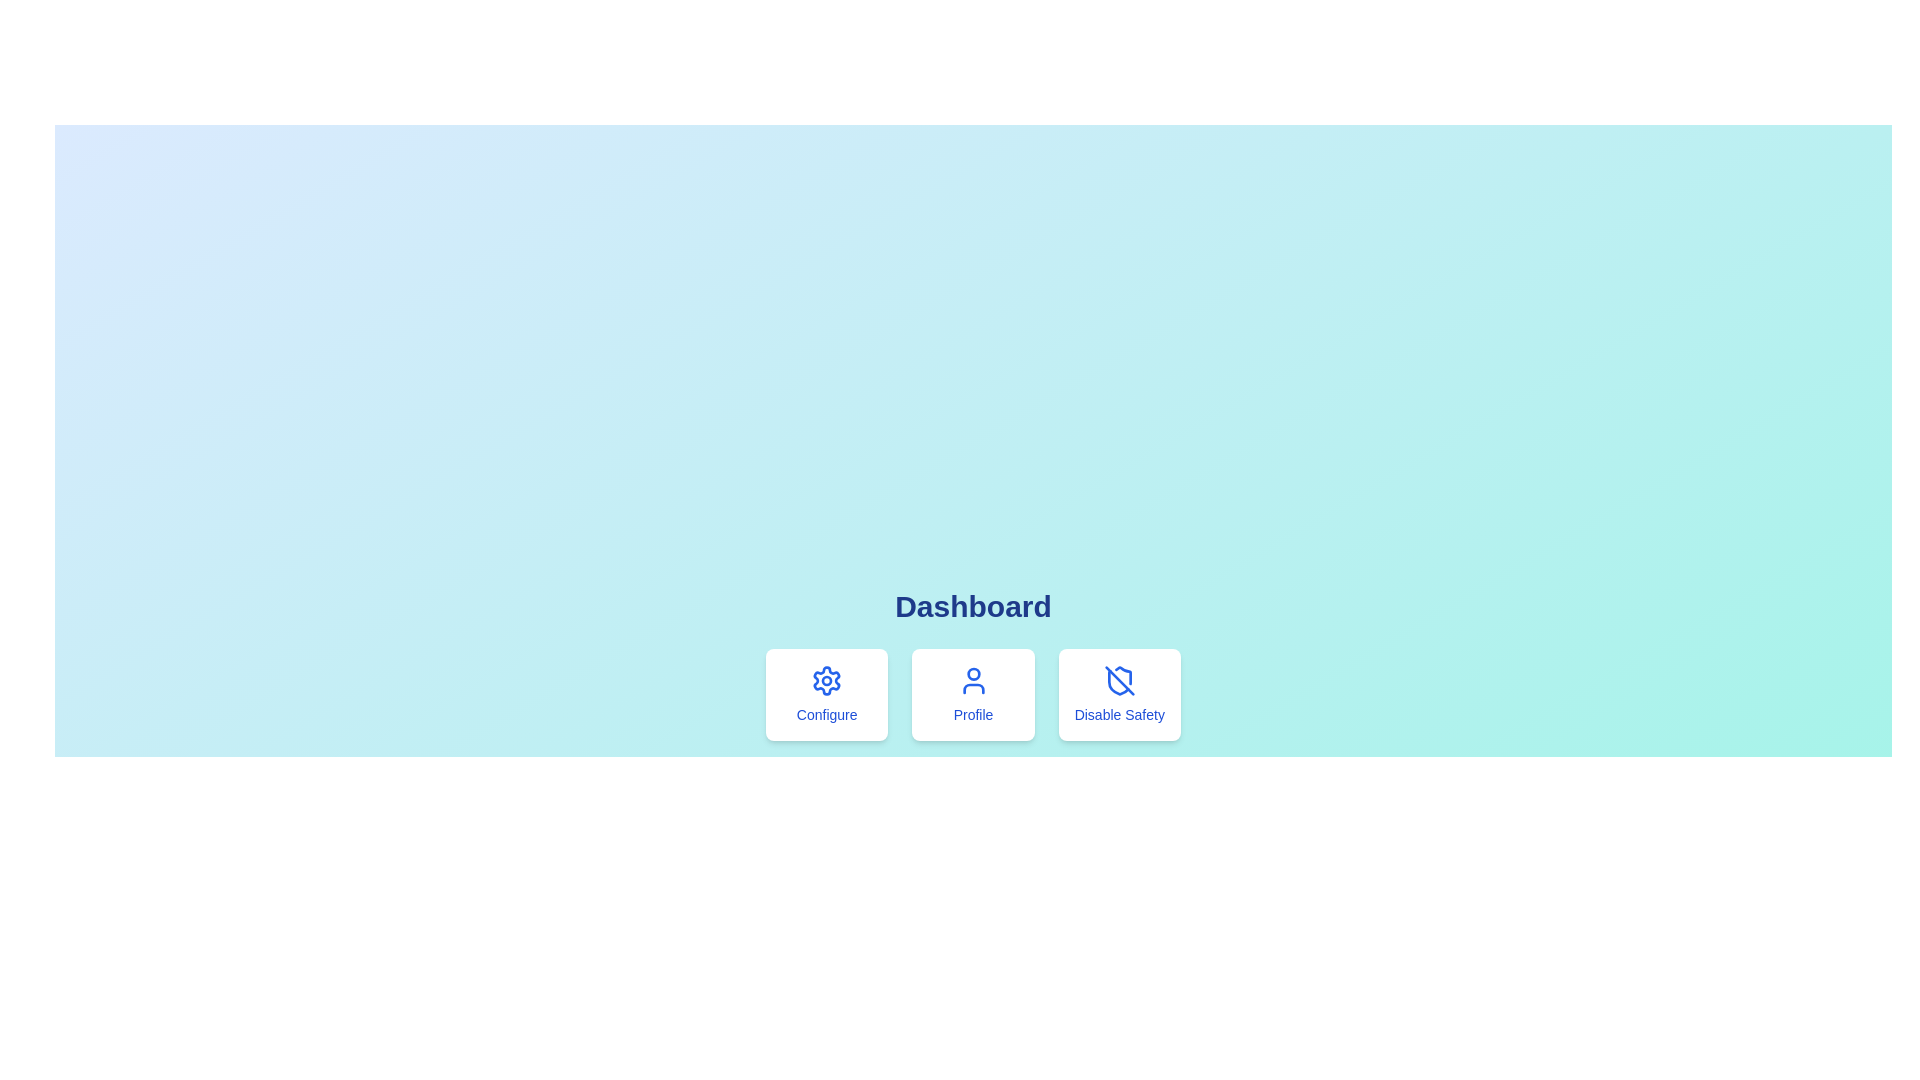  Describe the element at coordinates (973, 664) in the screenshot. I see `the 'Profile' button, which has a white background, rounded corners, and a blue icon and label, located centrally under the 'Dashboard' title` at that location.